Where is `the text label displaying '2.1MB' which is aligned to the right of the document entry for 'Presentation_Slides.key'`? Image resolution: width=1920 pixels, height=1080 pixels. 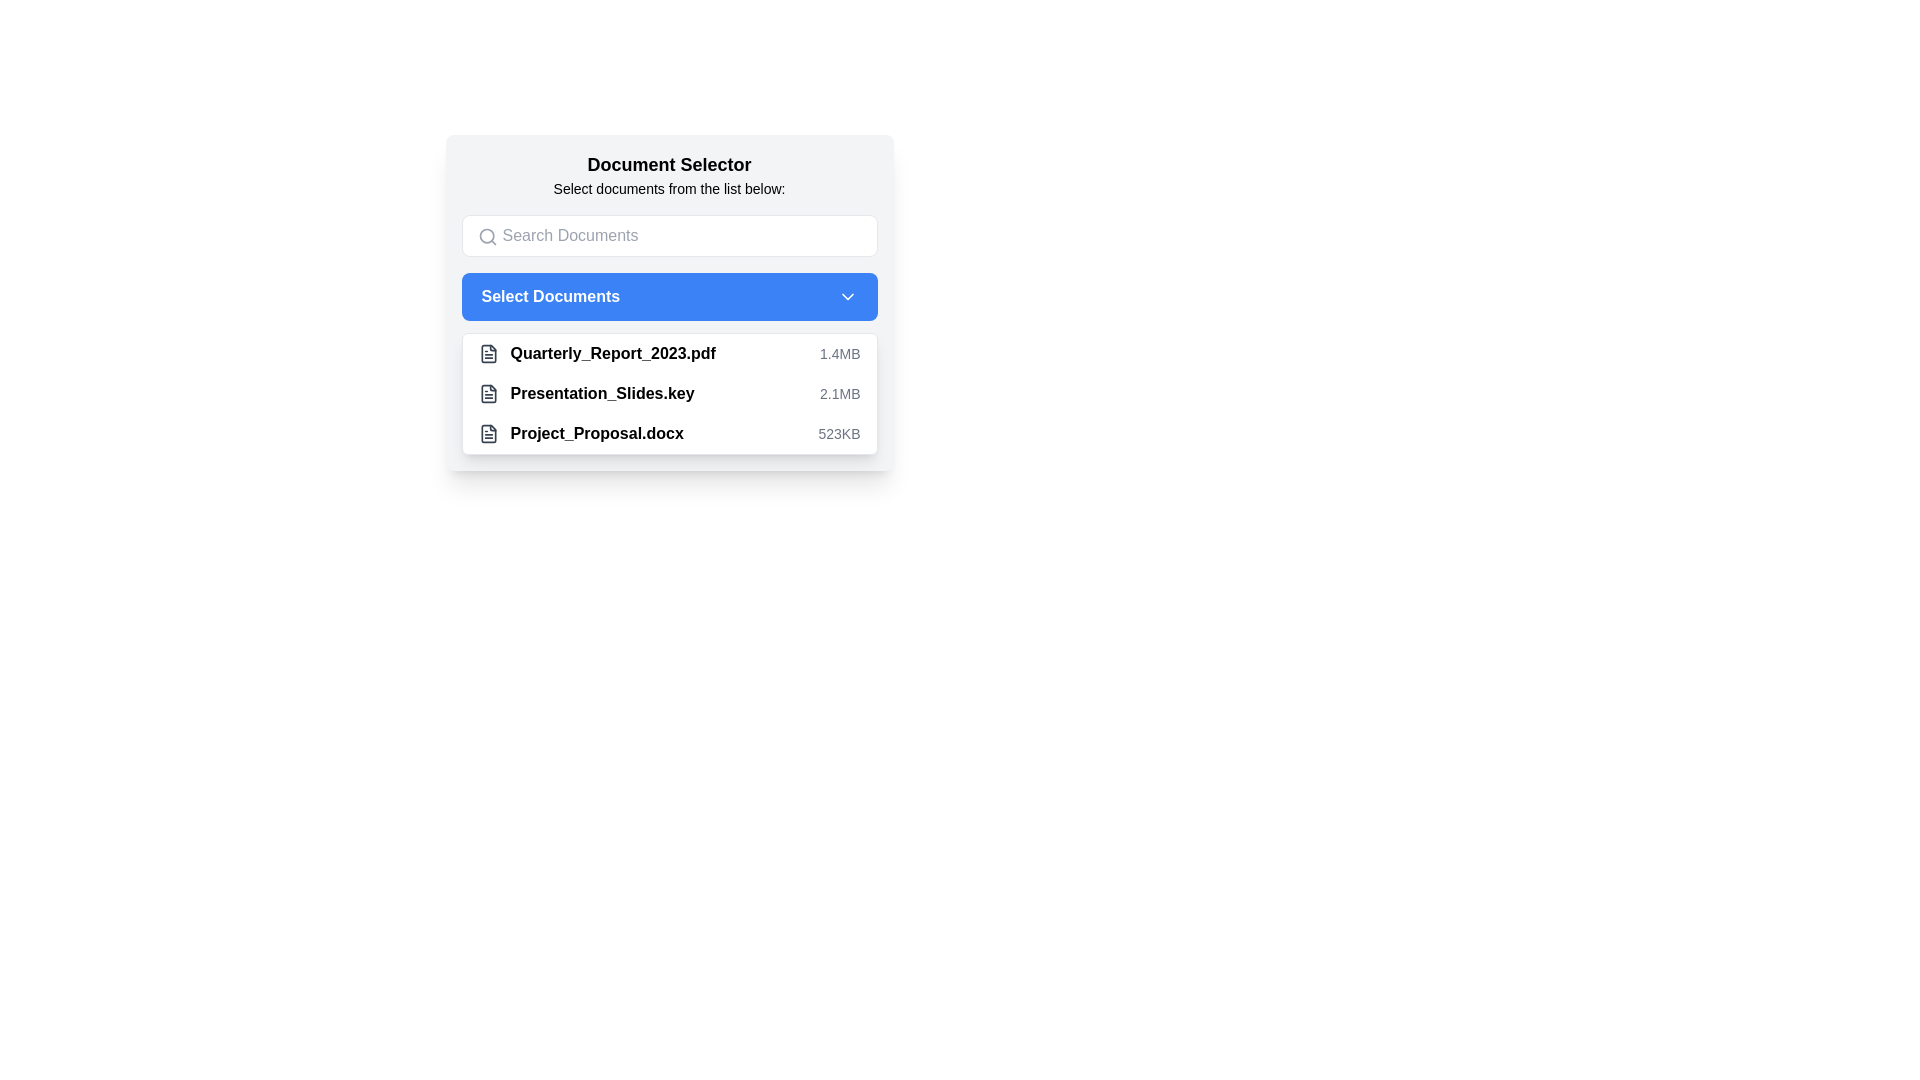 the text label displaying '2.1MB' which is aligned to the right of the document entry for 'Presentation_Slides.key' is located at coordinates (840, 393).